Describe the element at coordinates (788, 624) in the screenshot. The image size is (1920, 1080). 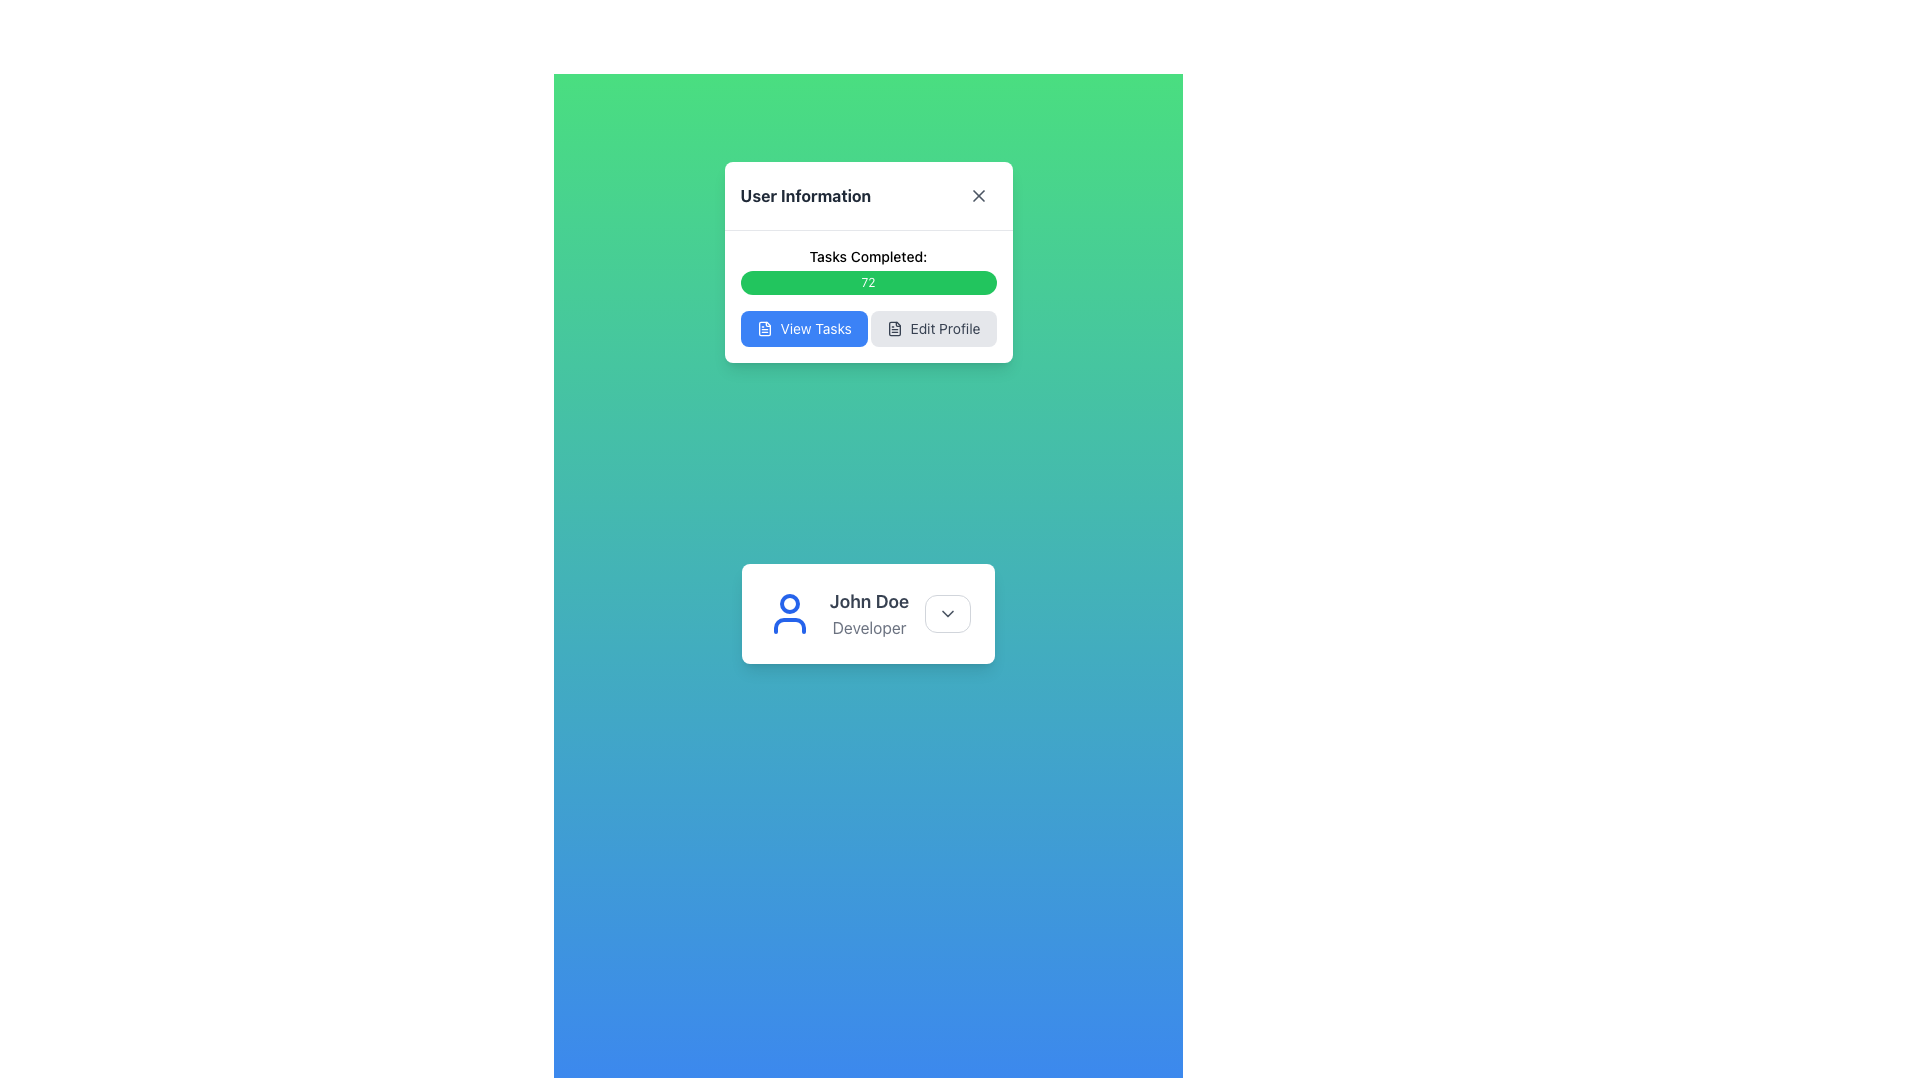
I see `the lower body and shoulders of the person icon within the SVG user symbol, which is colored in a sharp blue hue` at that location.